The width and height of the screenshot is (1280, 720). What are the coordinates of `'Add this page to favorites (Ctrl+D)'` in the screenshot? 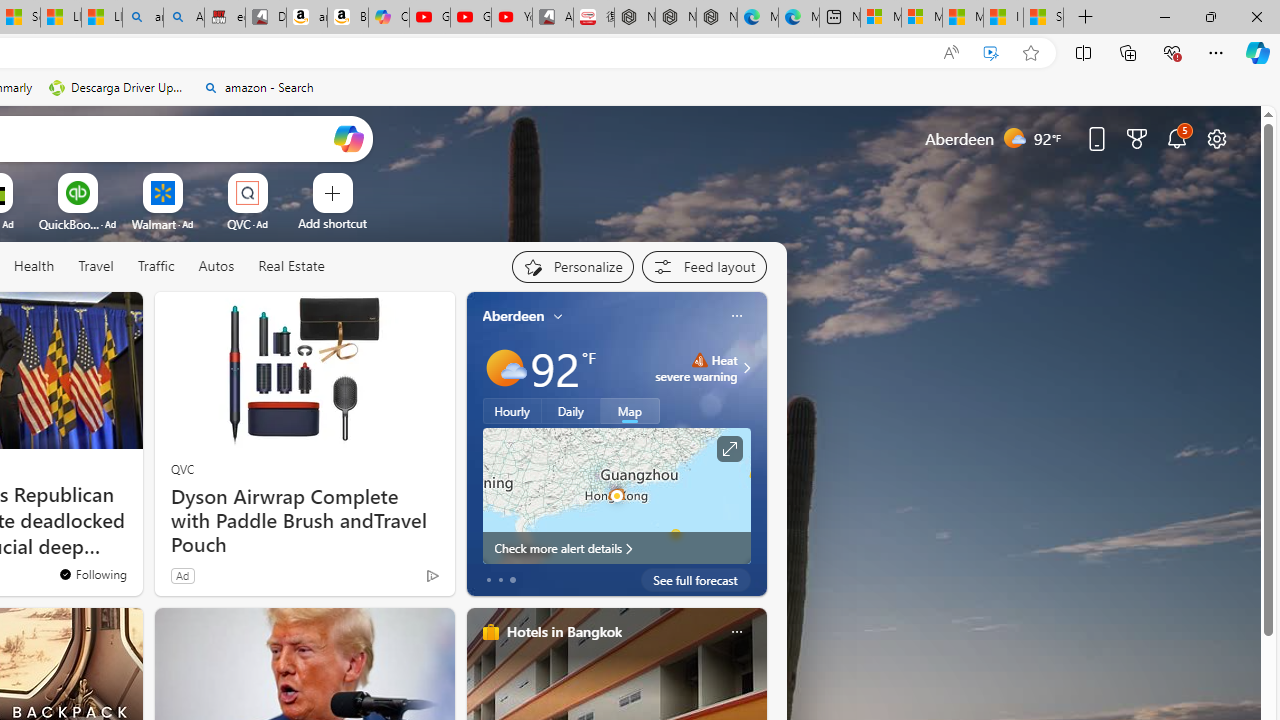 It's located at (1031, 52).